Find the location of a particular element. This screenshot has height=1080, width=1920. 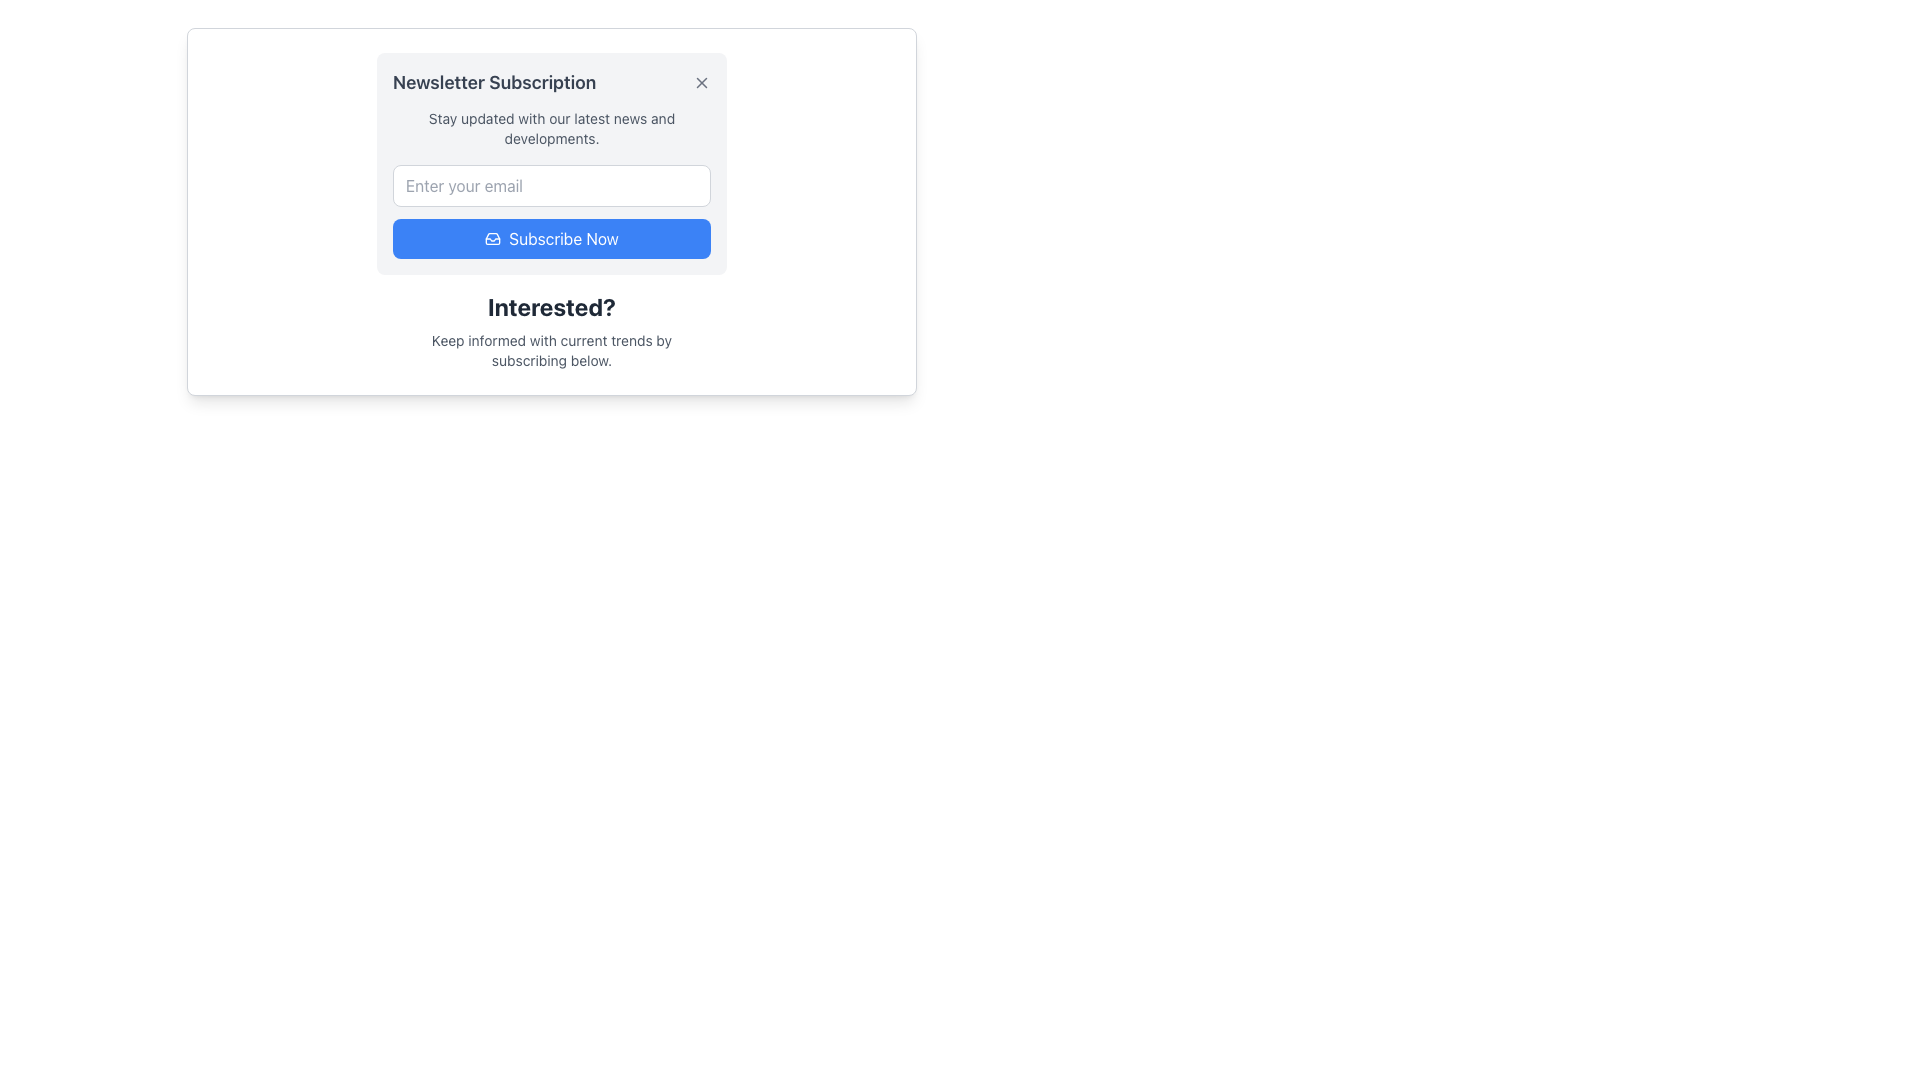

the text label that contains the word 'Interested?' which is styled in bold and larger font size, centrally placed above the descriptive text in dark gray color is located at coordinates (552, 307).